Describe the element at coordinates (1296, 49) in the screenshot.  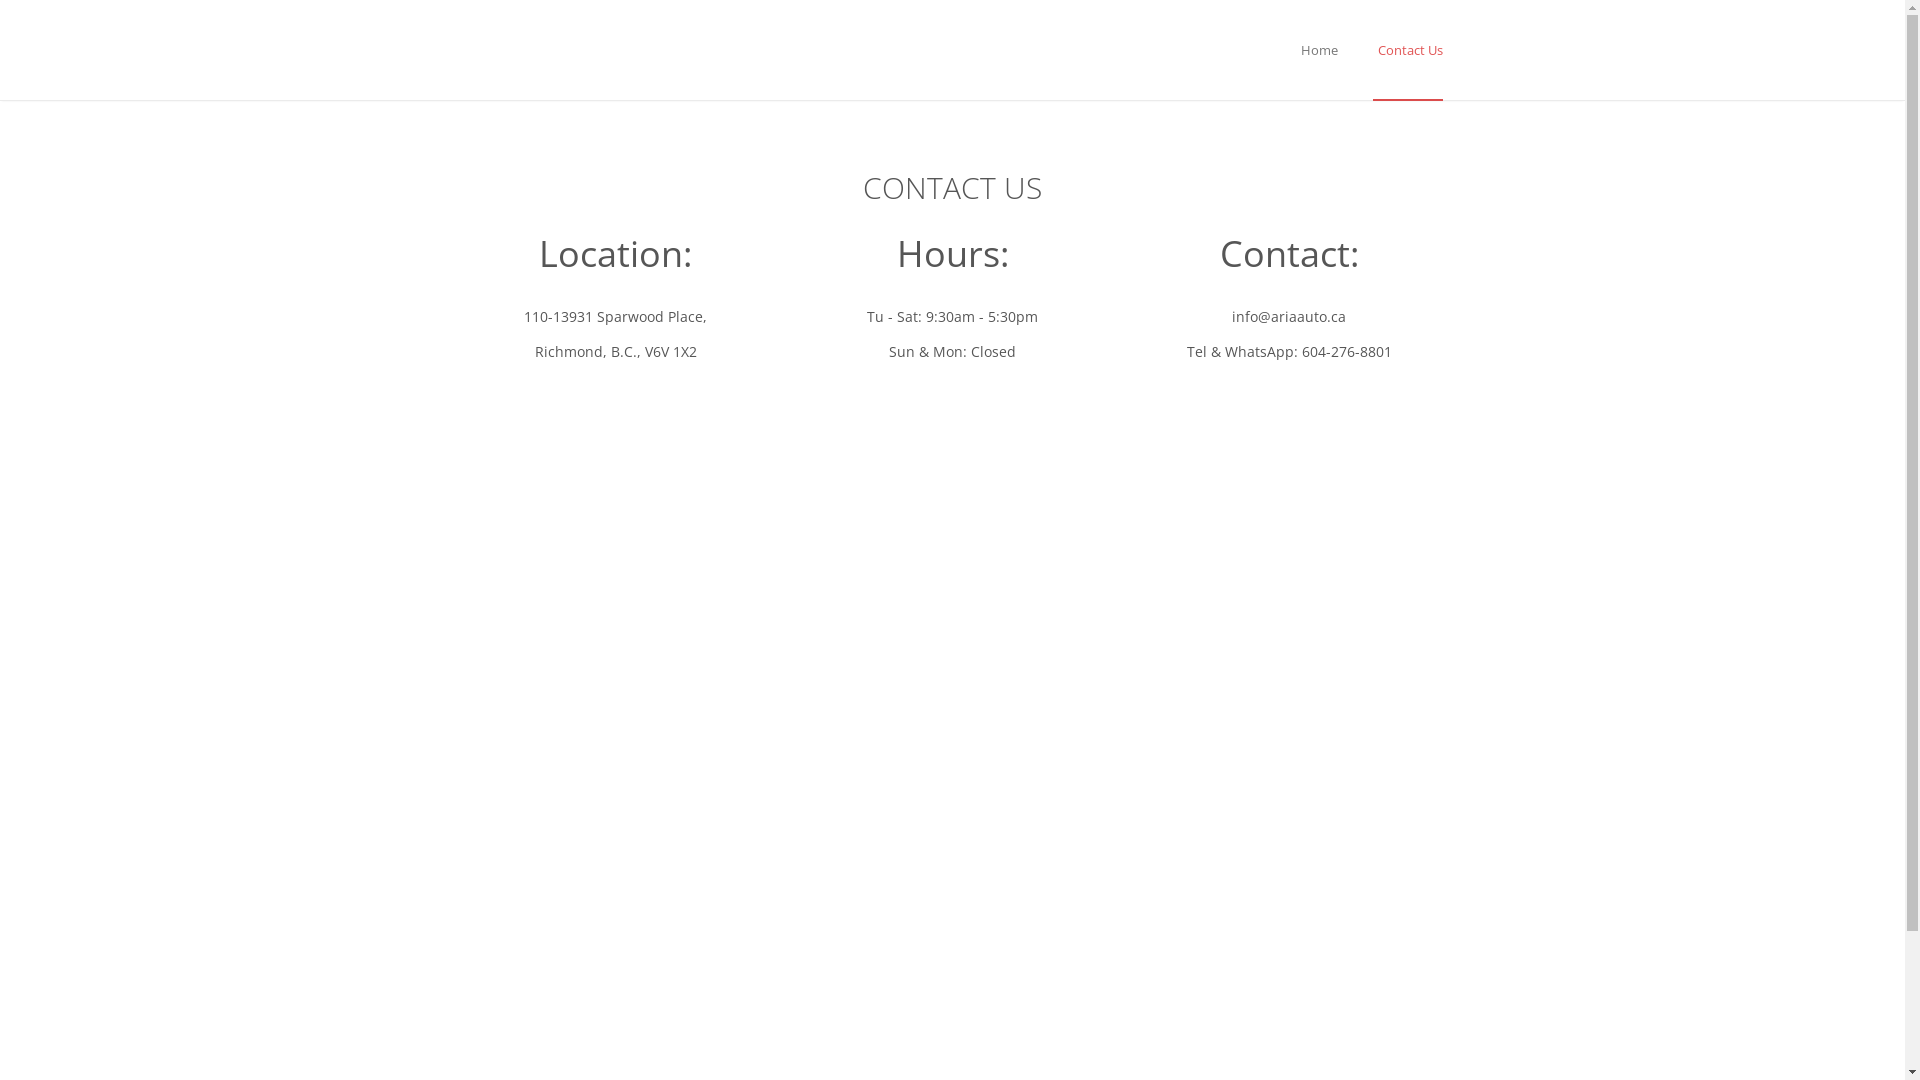
I see `'Home'` at that location.